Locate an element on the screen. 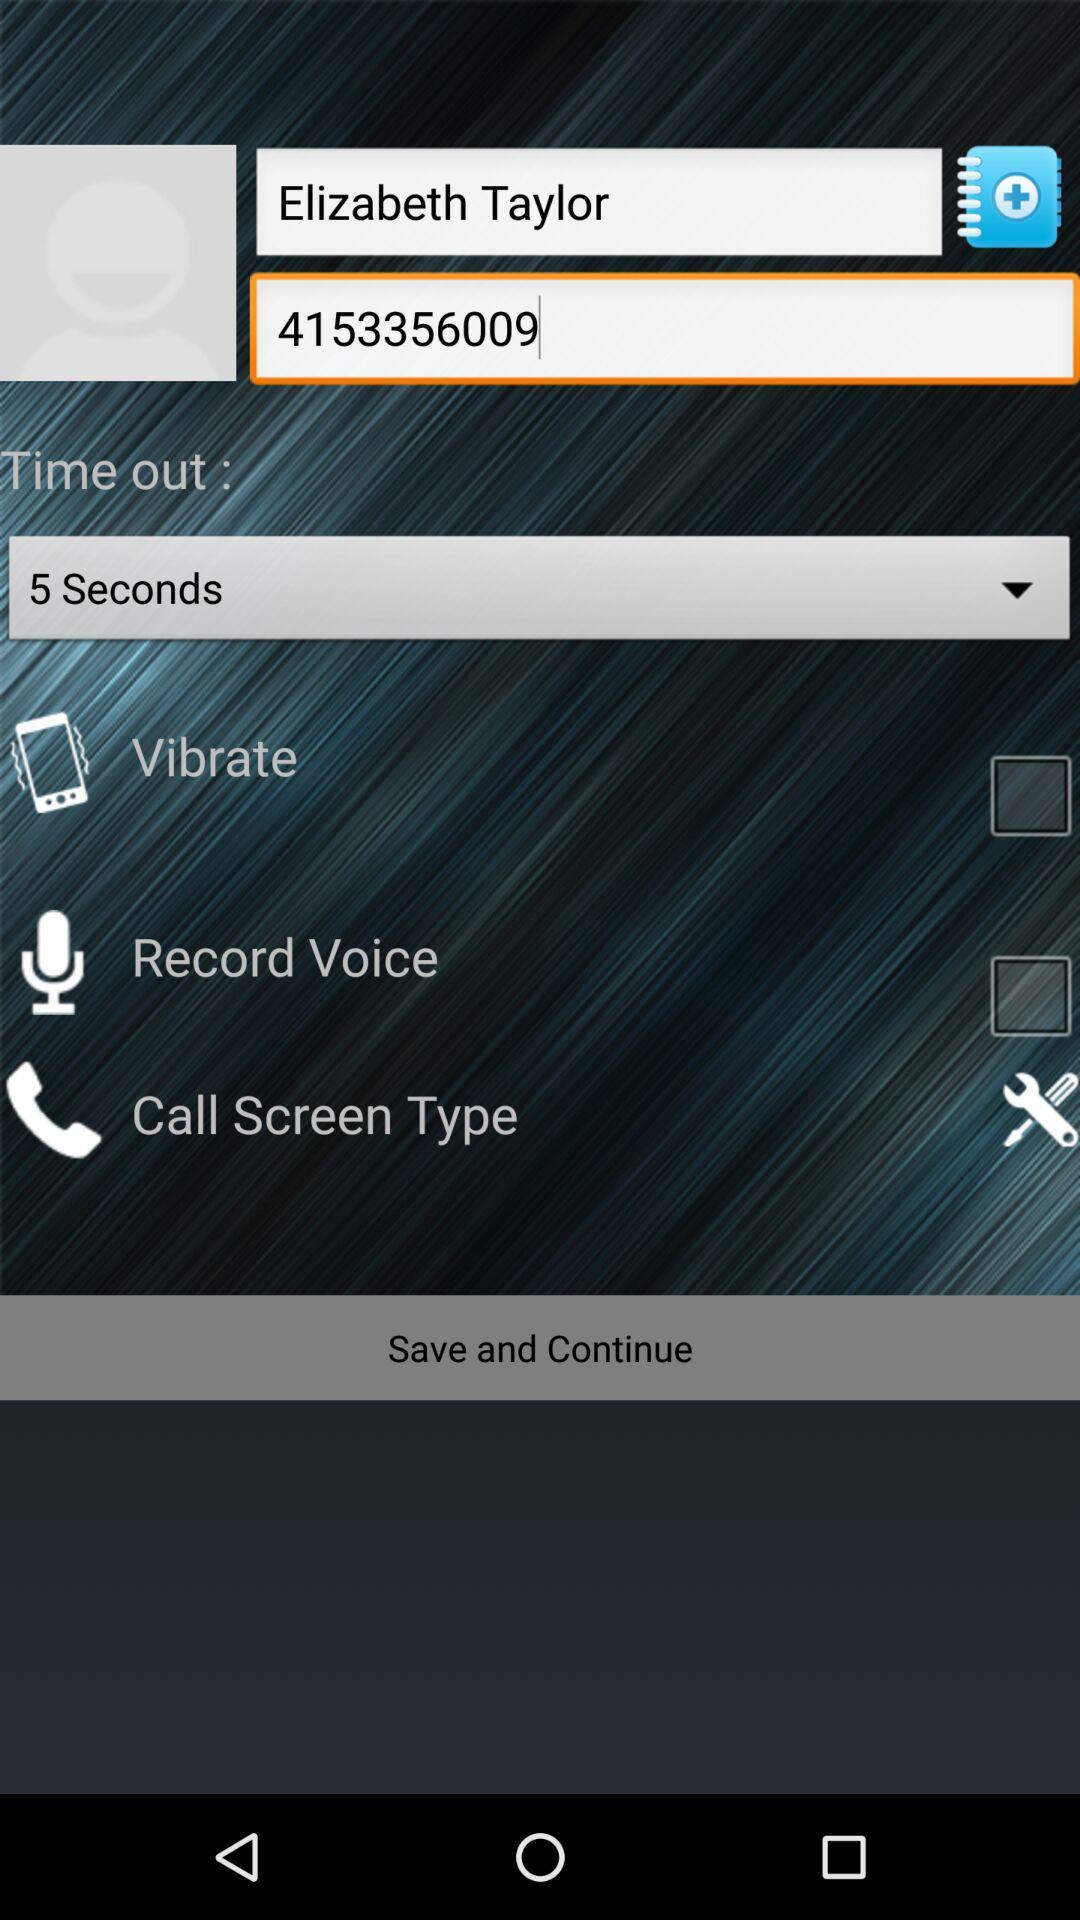  choose screen type is located at coordinates (51, 1108).